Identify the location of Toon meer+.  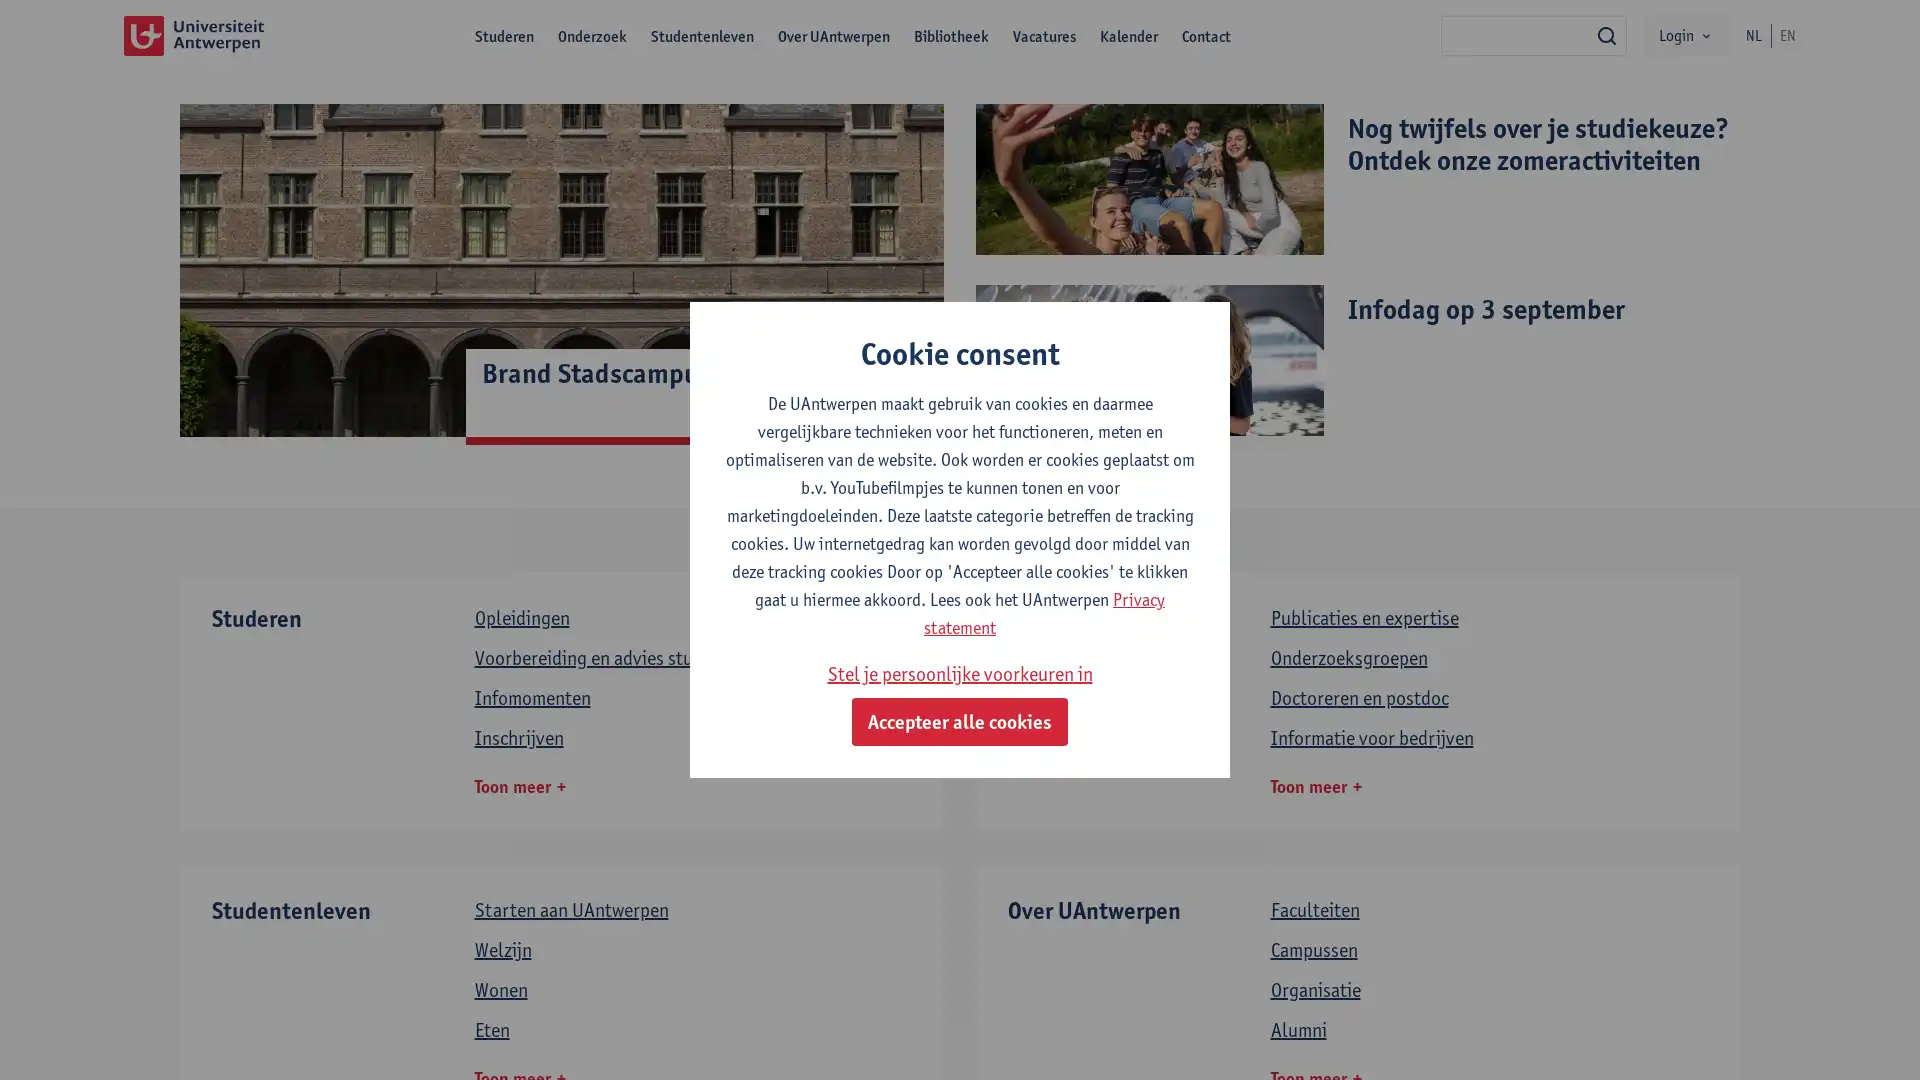
(519, 785).